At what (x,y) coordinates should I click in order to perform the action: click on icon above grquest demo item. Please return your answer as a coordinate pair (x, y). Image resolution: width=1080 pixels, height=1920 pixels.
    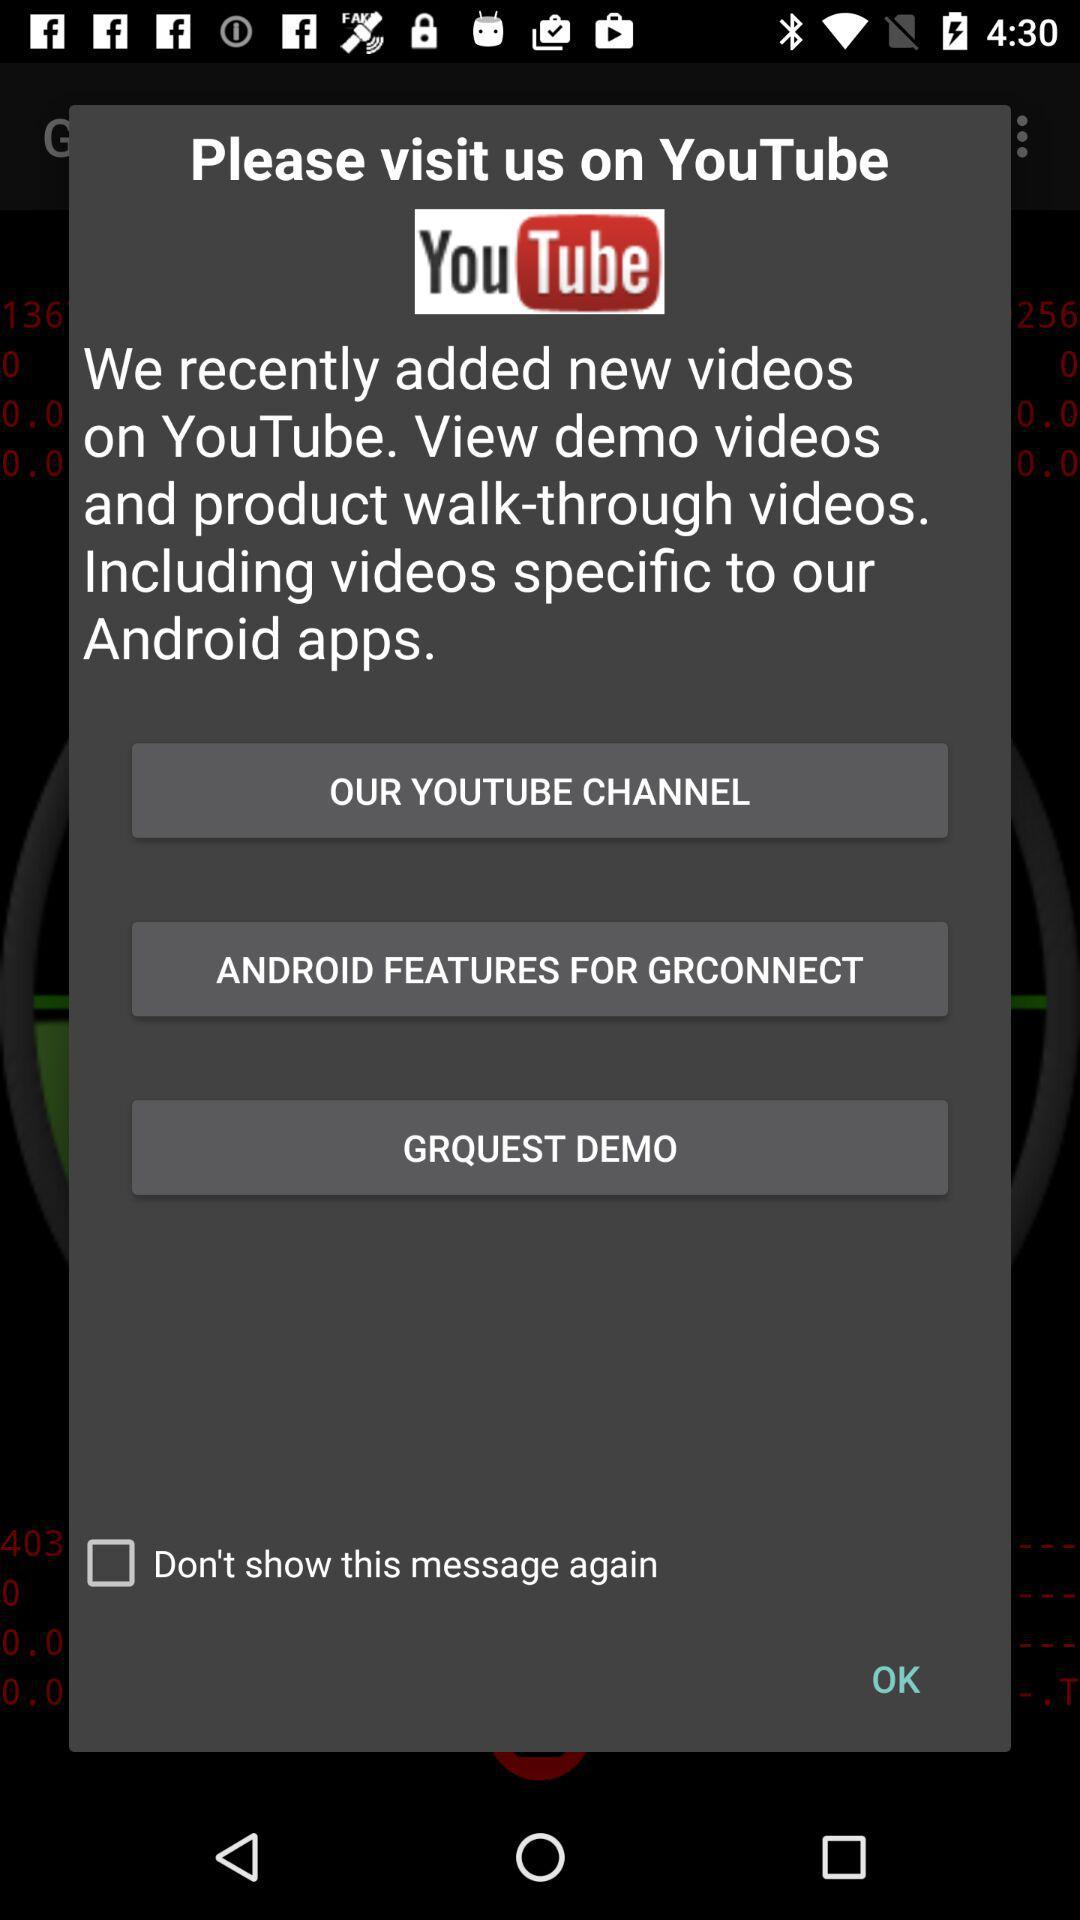
    Looking at the image, I should click on (540, 969).